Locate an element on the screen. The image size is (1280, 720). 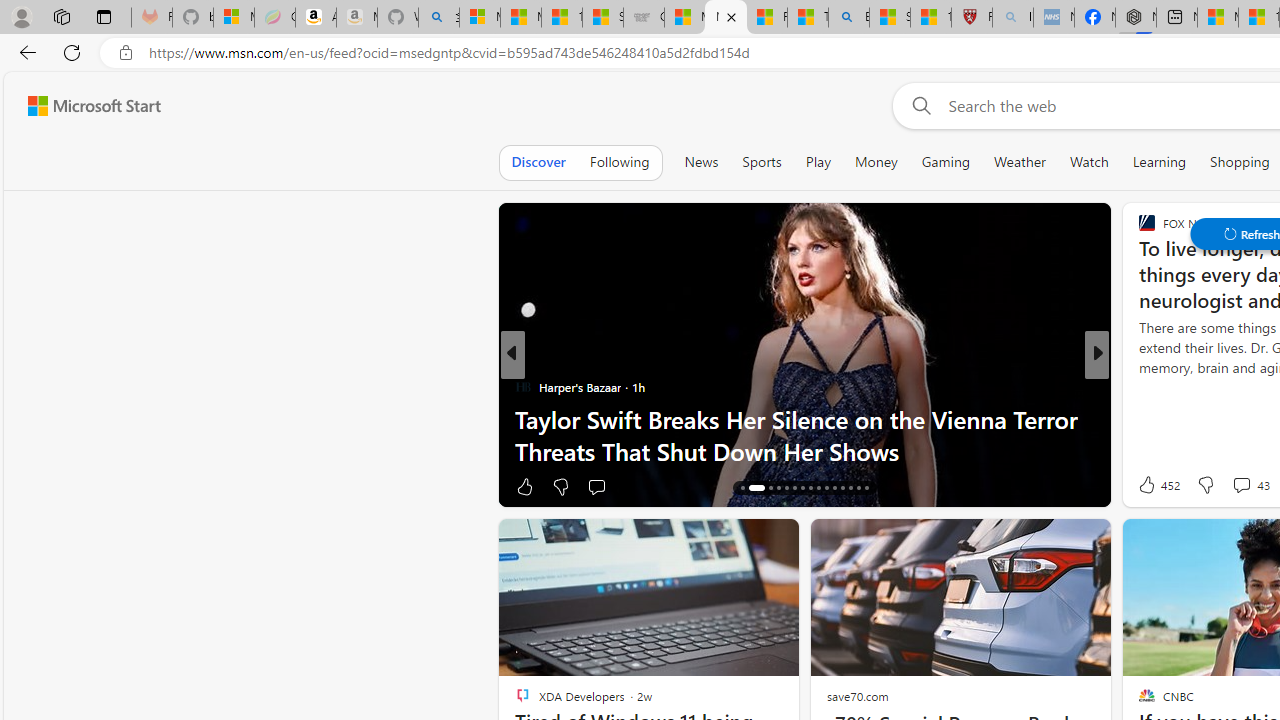
'AutomationID: tab-25' is located at coordinates (826, 488).